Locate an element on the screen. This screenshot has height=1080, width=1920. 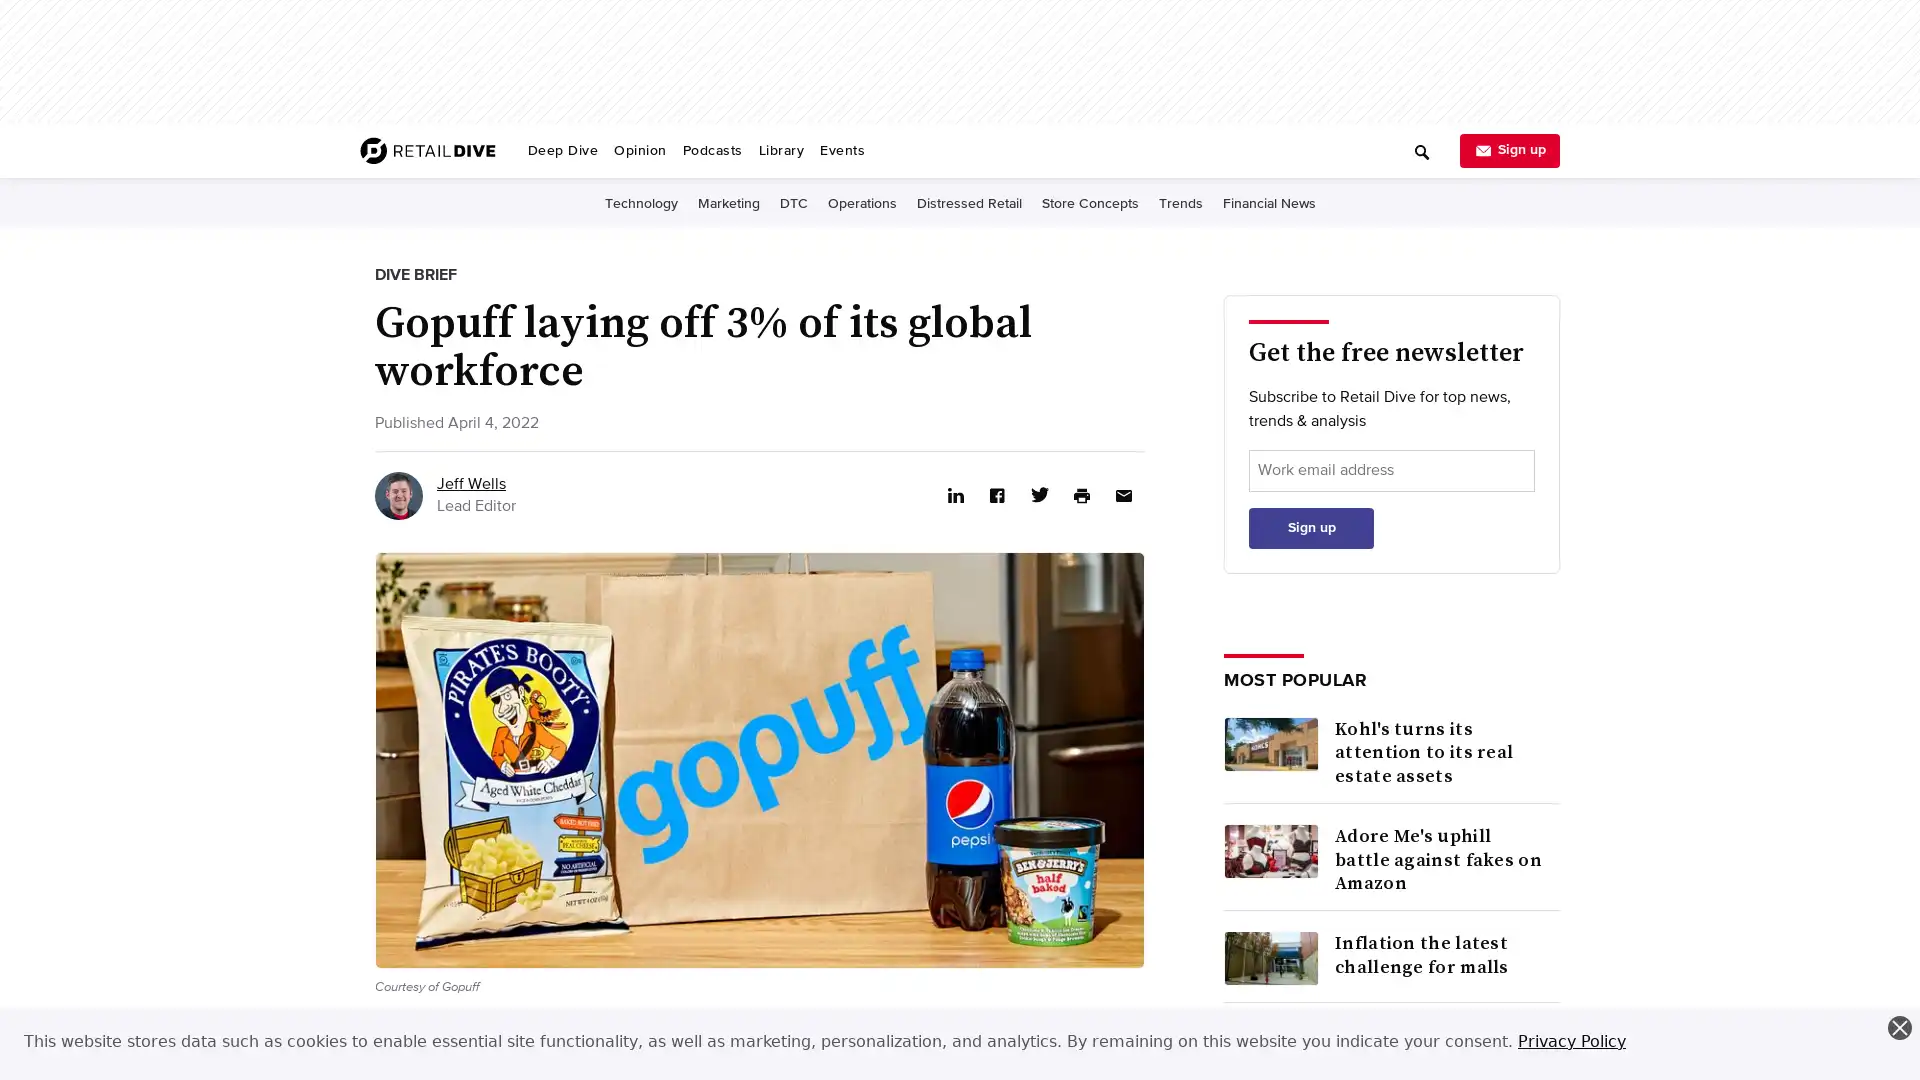
Close this dialog is located at coordinates (1899, 1028).